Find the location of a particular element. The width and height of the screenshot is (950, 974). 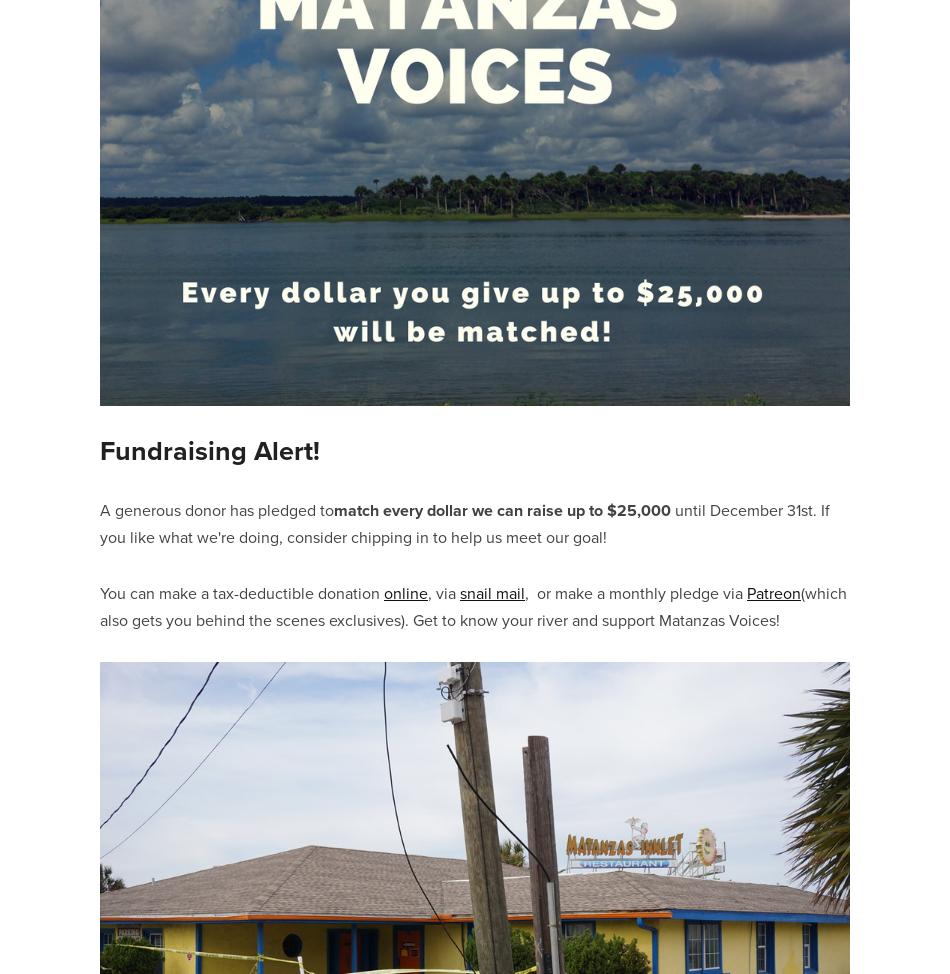

'A generous donor has pledged to' is located at coordinates (216, 510).